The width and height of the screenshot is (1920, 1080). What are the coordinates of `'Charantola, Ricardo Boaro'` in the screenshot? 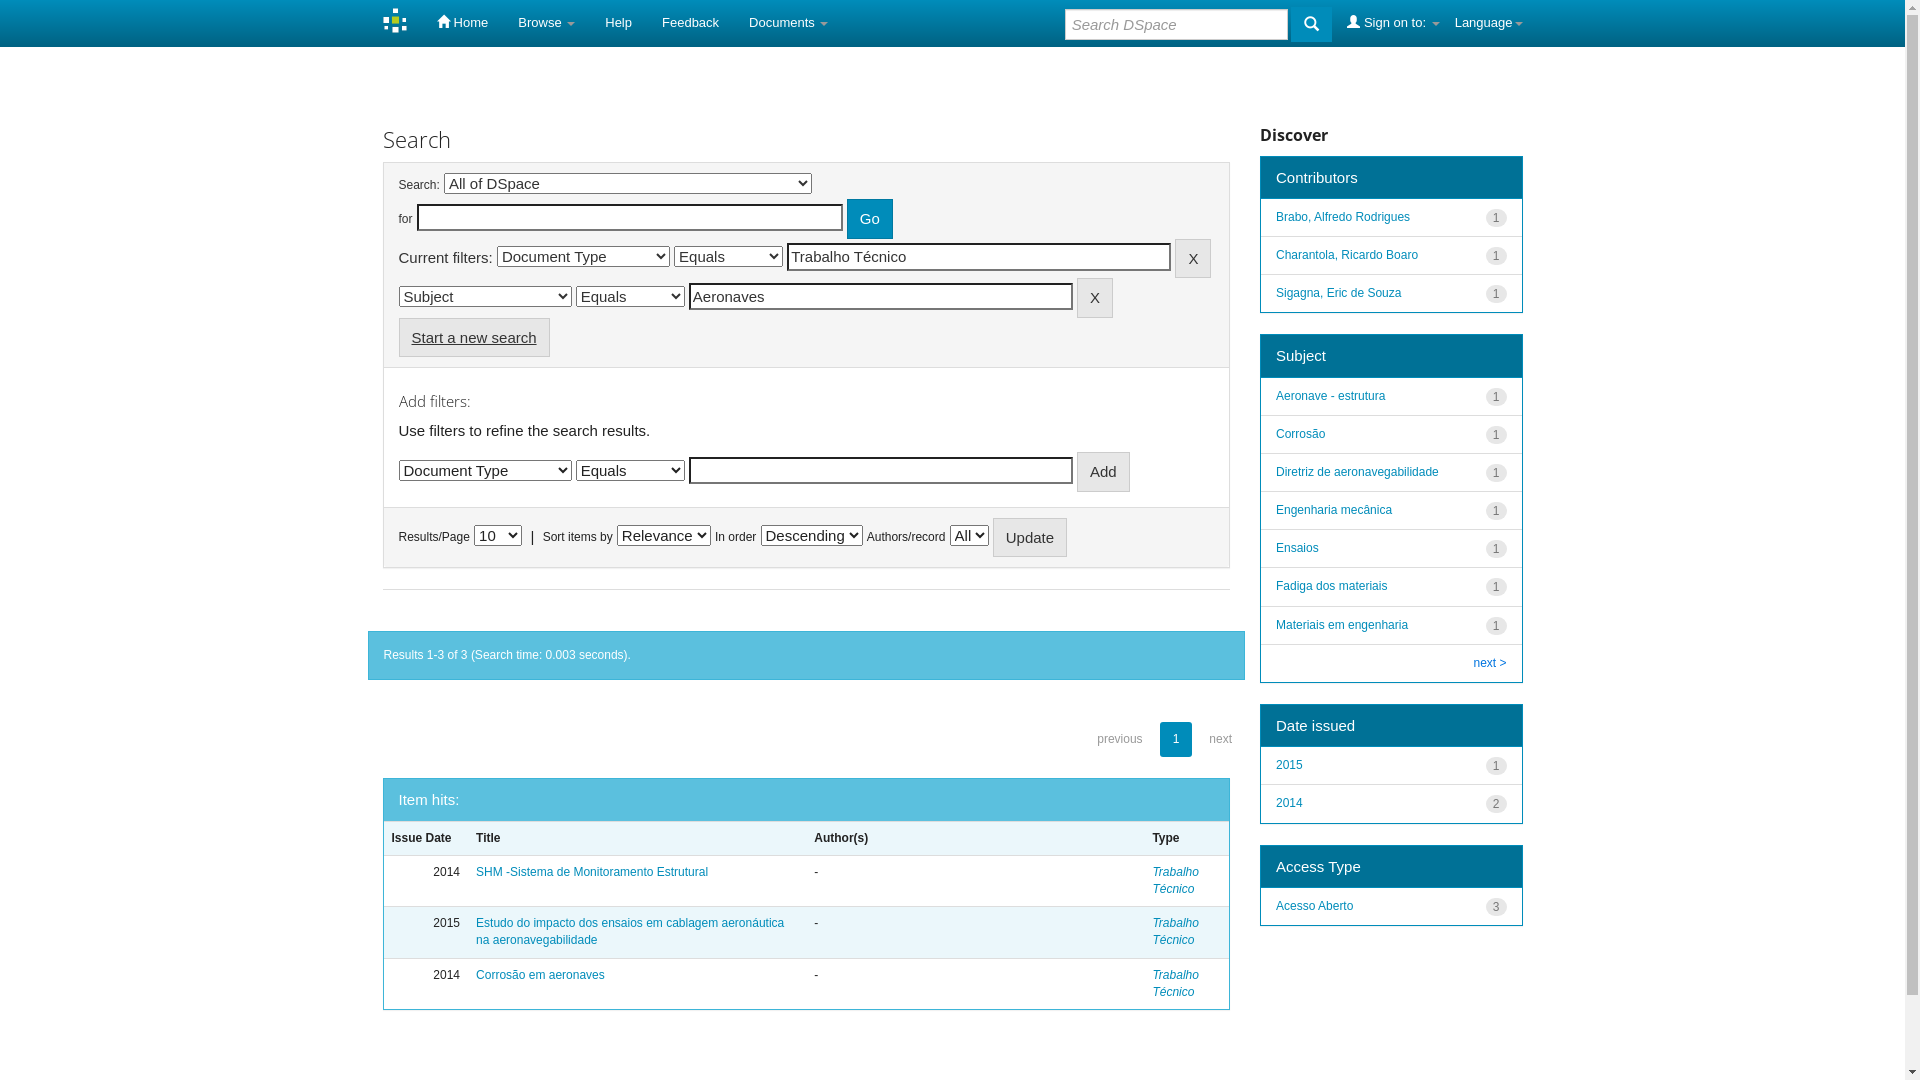 It's located at (1347, 253).